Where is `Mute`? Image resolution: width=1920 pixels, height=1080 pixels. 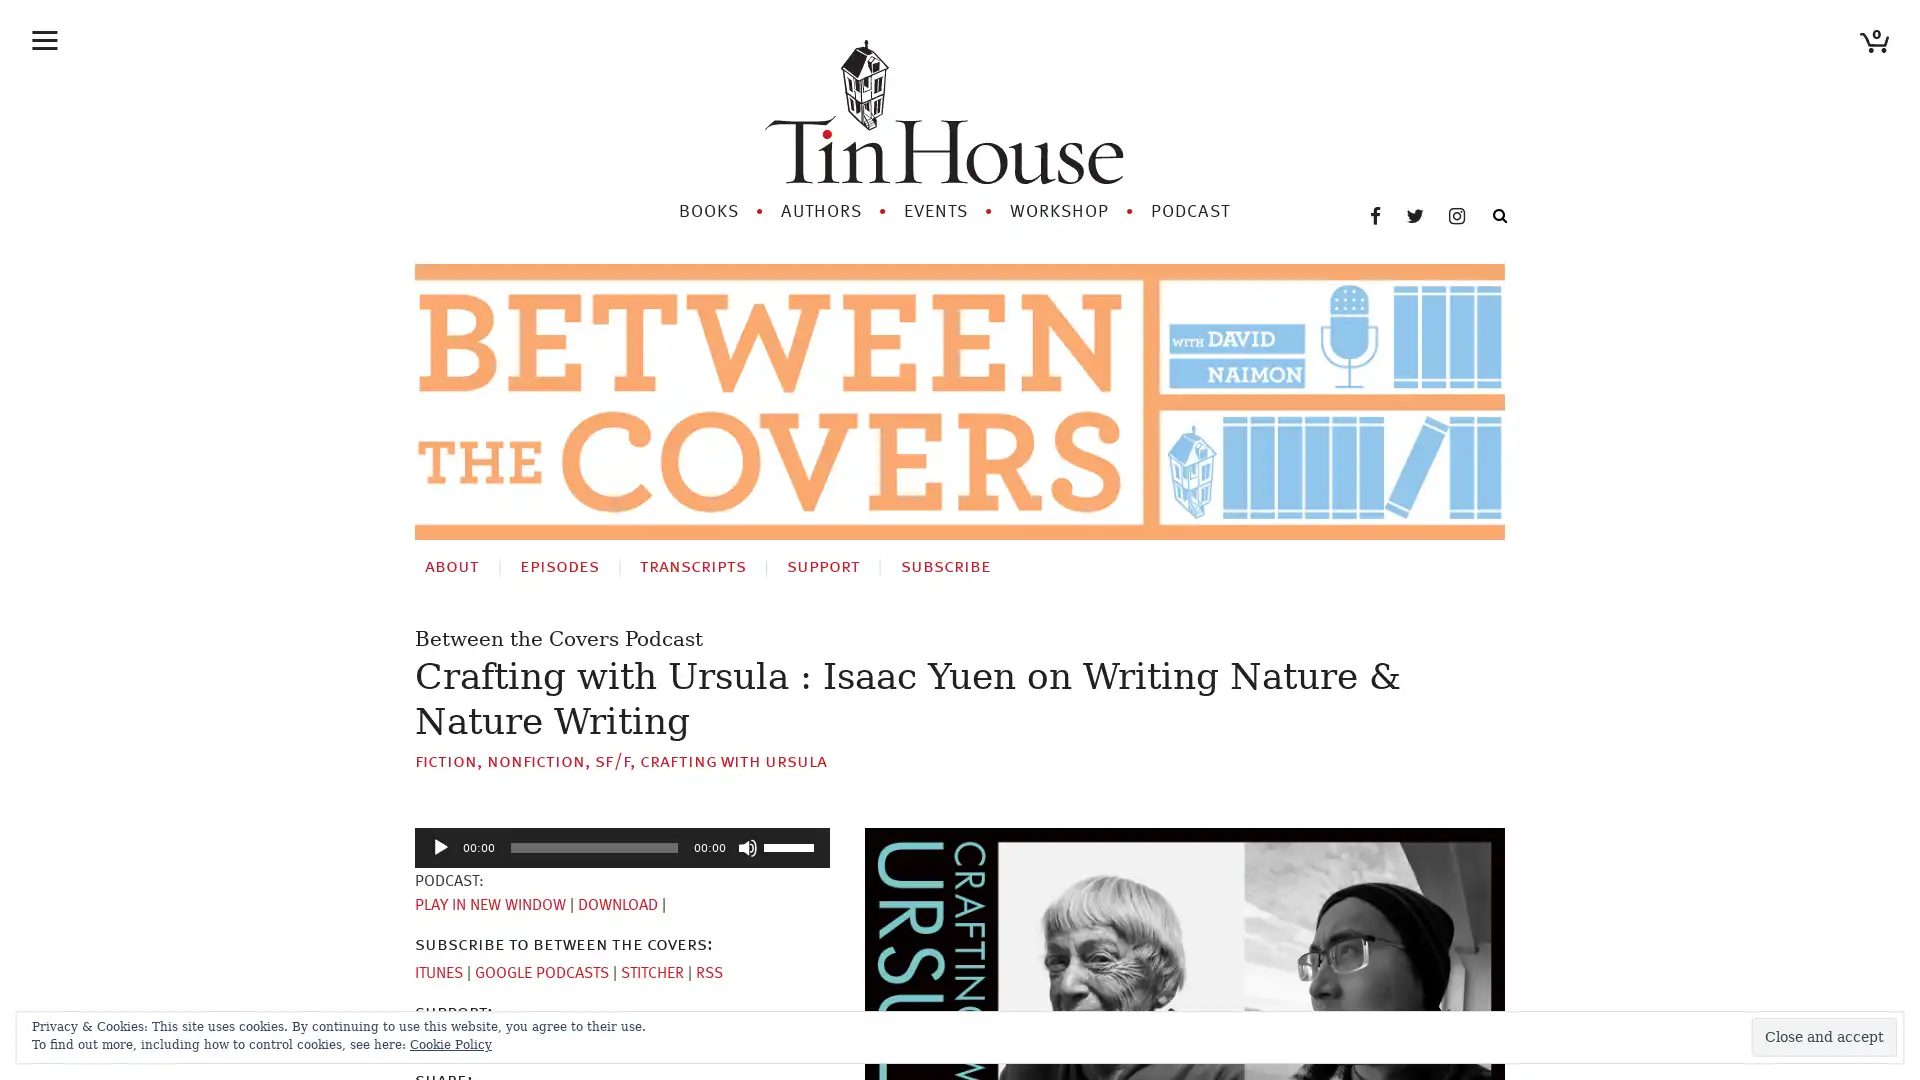 Mute is located at coordinates (747, 847).